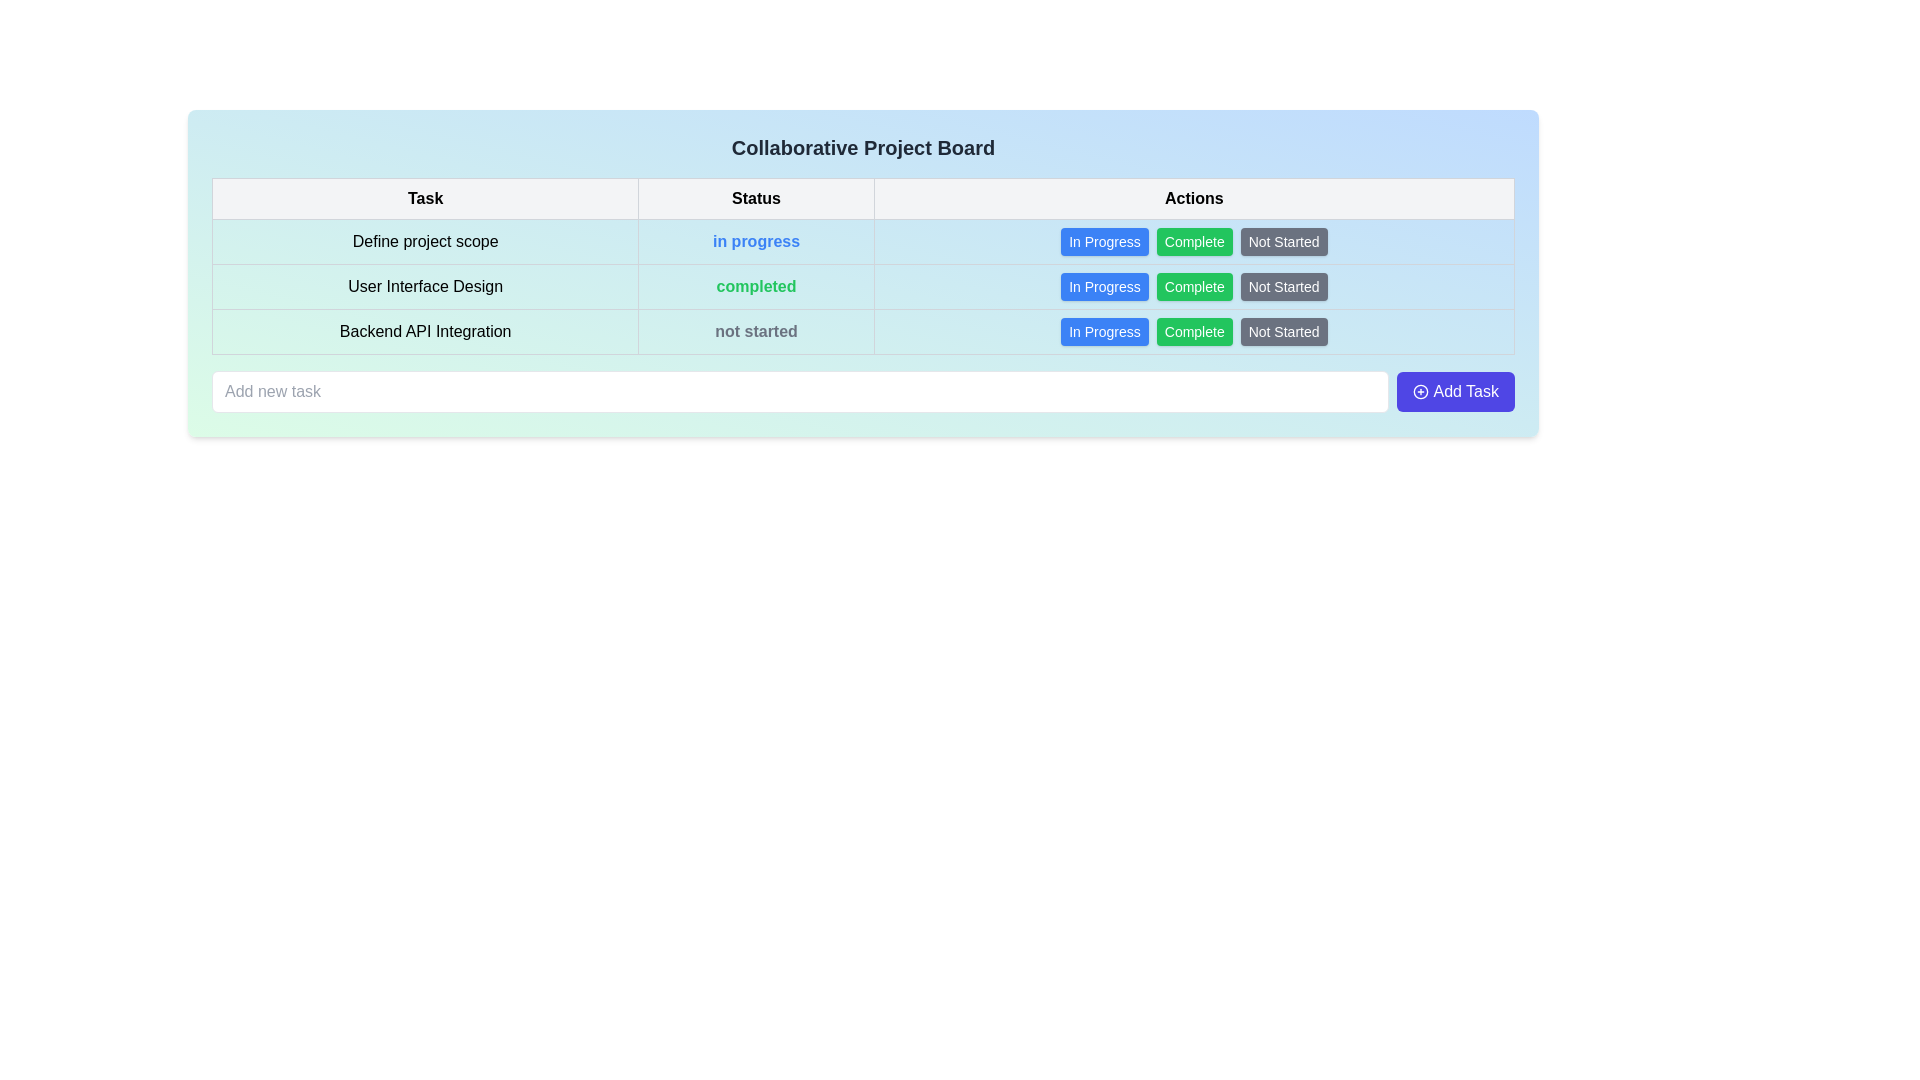  I want to click on the button labeled 'In Progress' with a light blue background and rounded corners, located in the 'Actions' column of the completed task row, so click(1103, 286).